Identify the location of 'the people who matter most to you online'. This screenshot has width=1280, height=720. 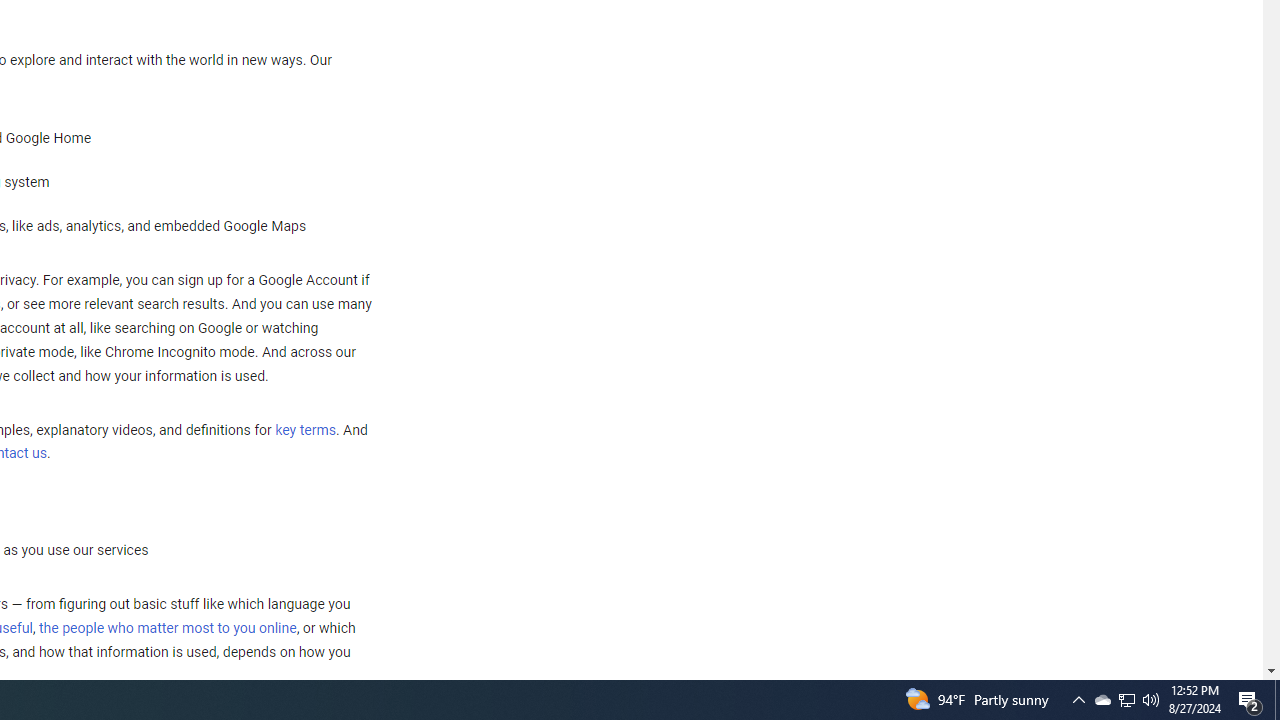
(167, 627).